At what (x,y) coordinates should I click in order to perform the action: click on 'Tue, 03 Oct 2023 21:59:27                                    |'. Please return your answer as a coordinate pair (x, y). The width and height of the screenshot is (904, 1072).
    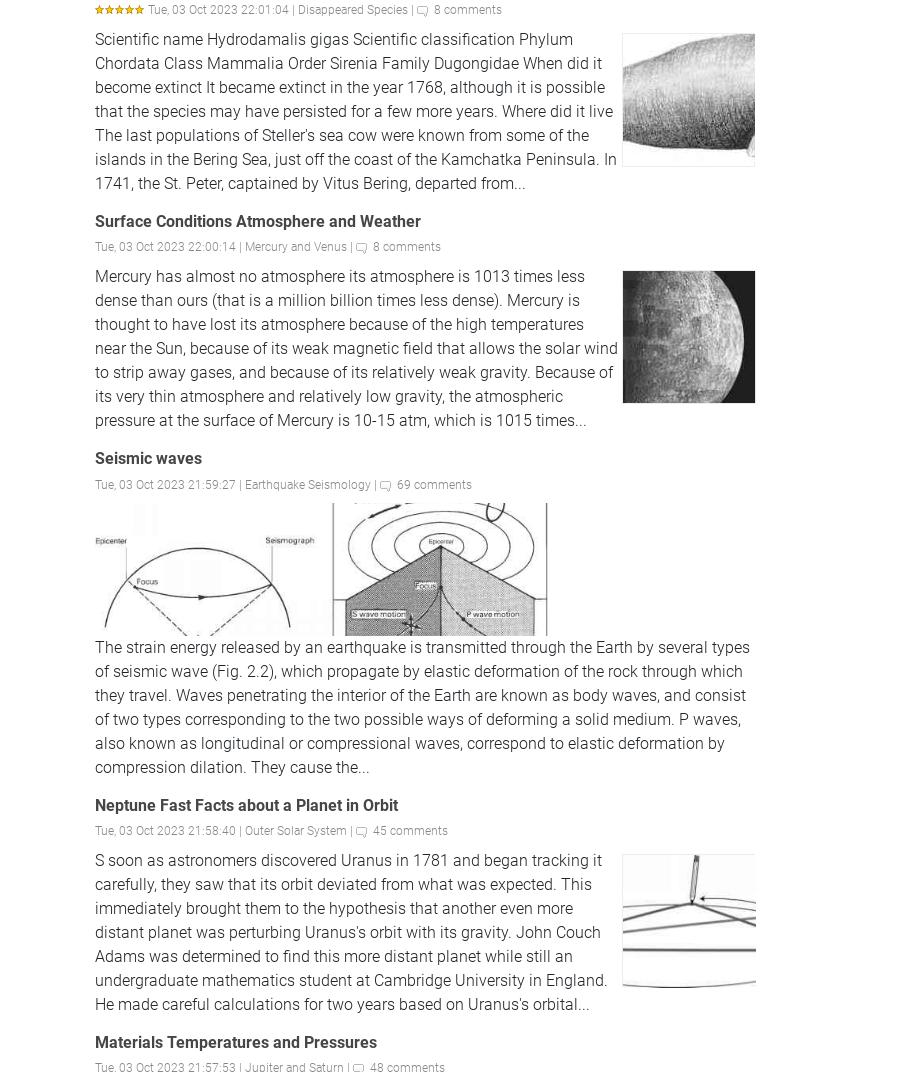
    Looking at the image, I should click on (170, 484).